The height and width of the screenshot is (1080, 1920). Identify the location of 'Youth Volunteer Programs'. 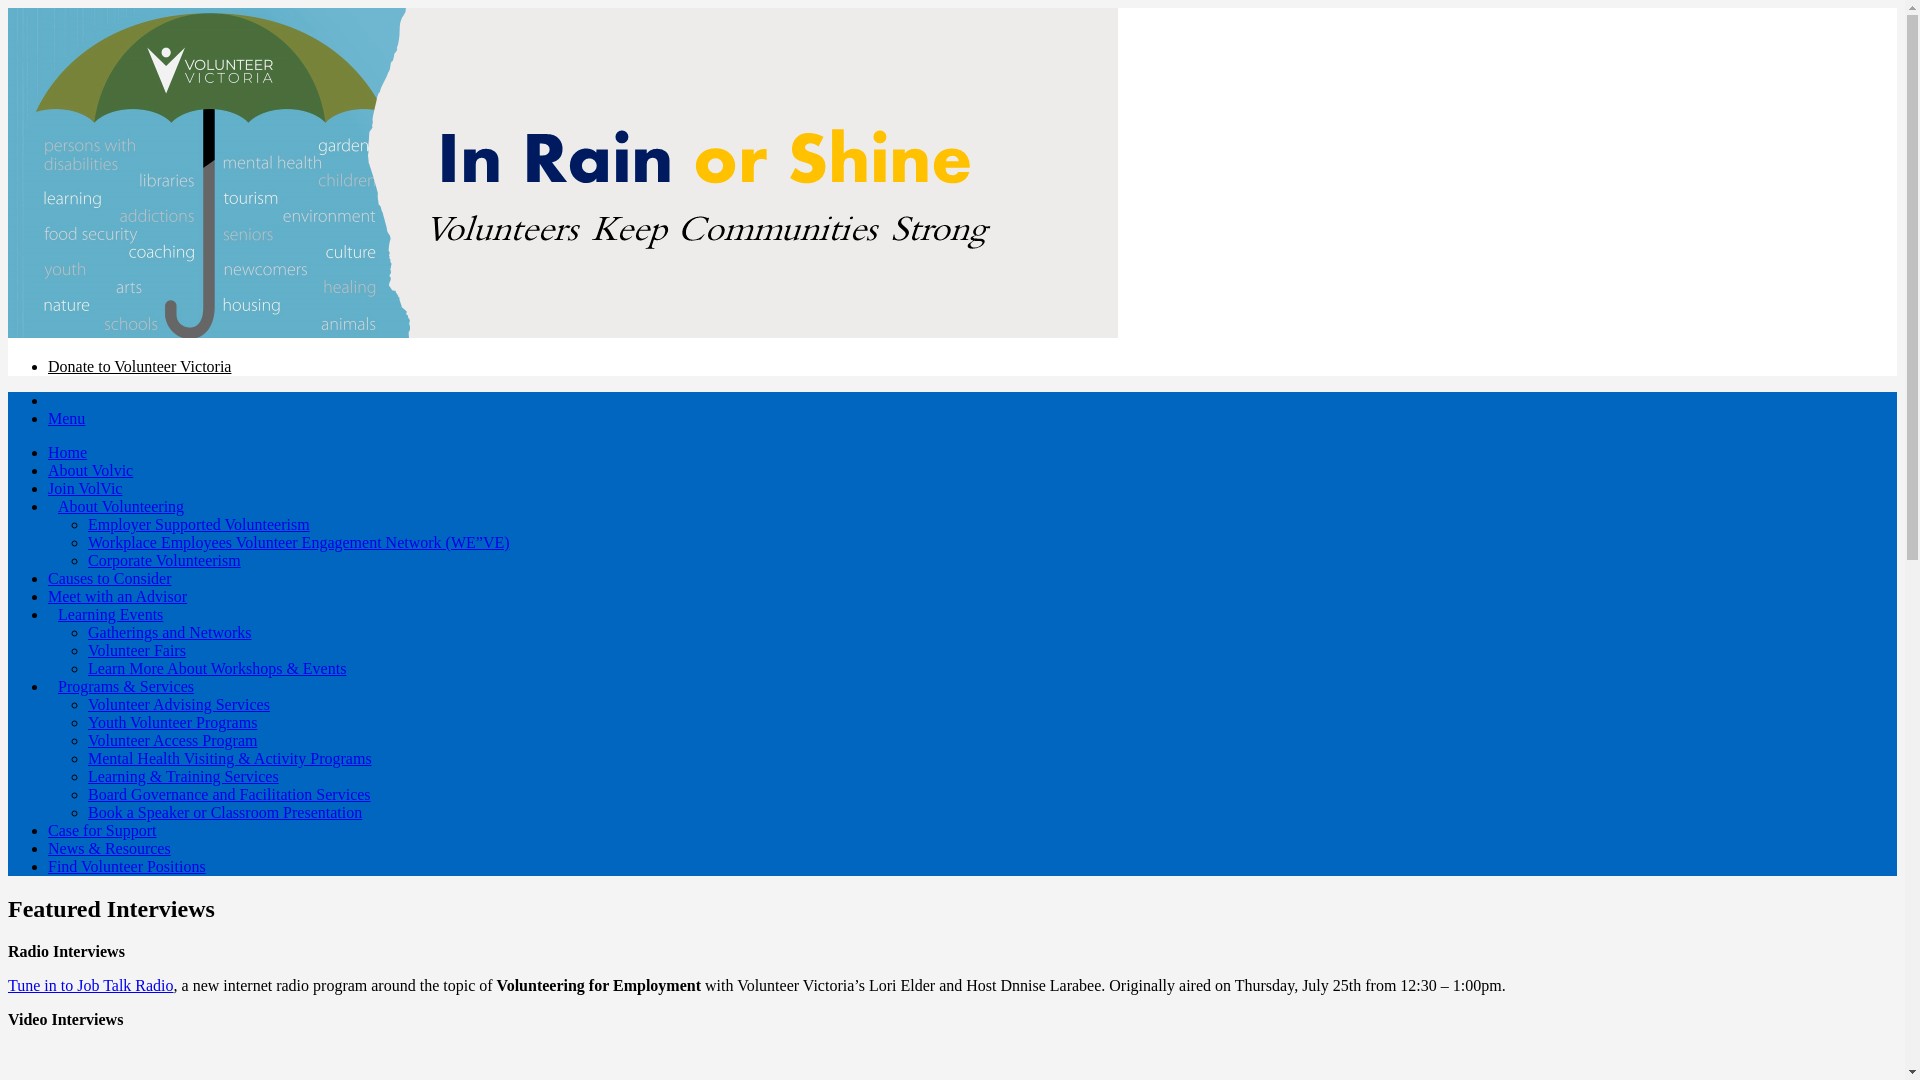
(172, 722).